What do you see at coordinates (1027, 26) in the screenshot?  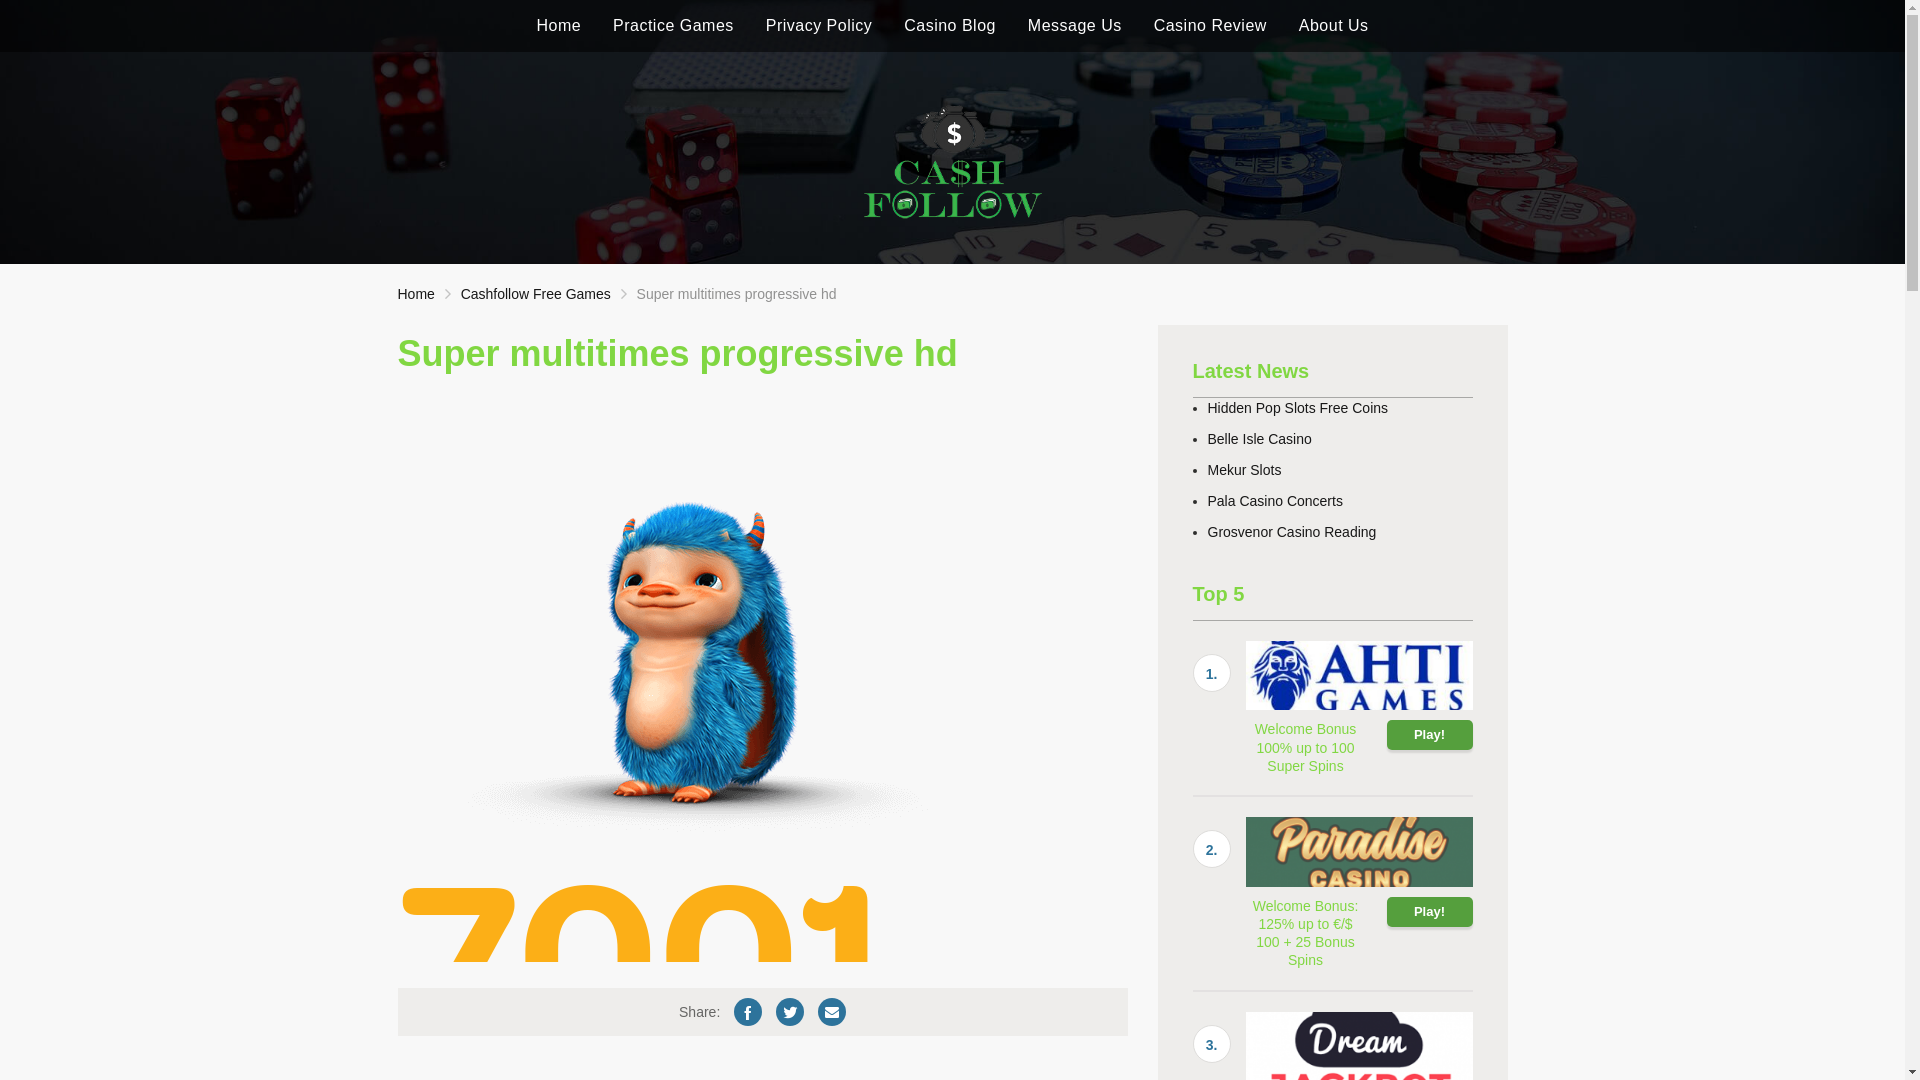 I see `'Message Us'` at bounding box center [1027, 26].